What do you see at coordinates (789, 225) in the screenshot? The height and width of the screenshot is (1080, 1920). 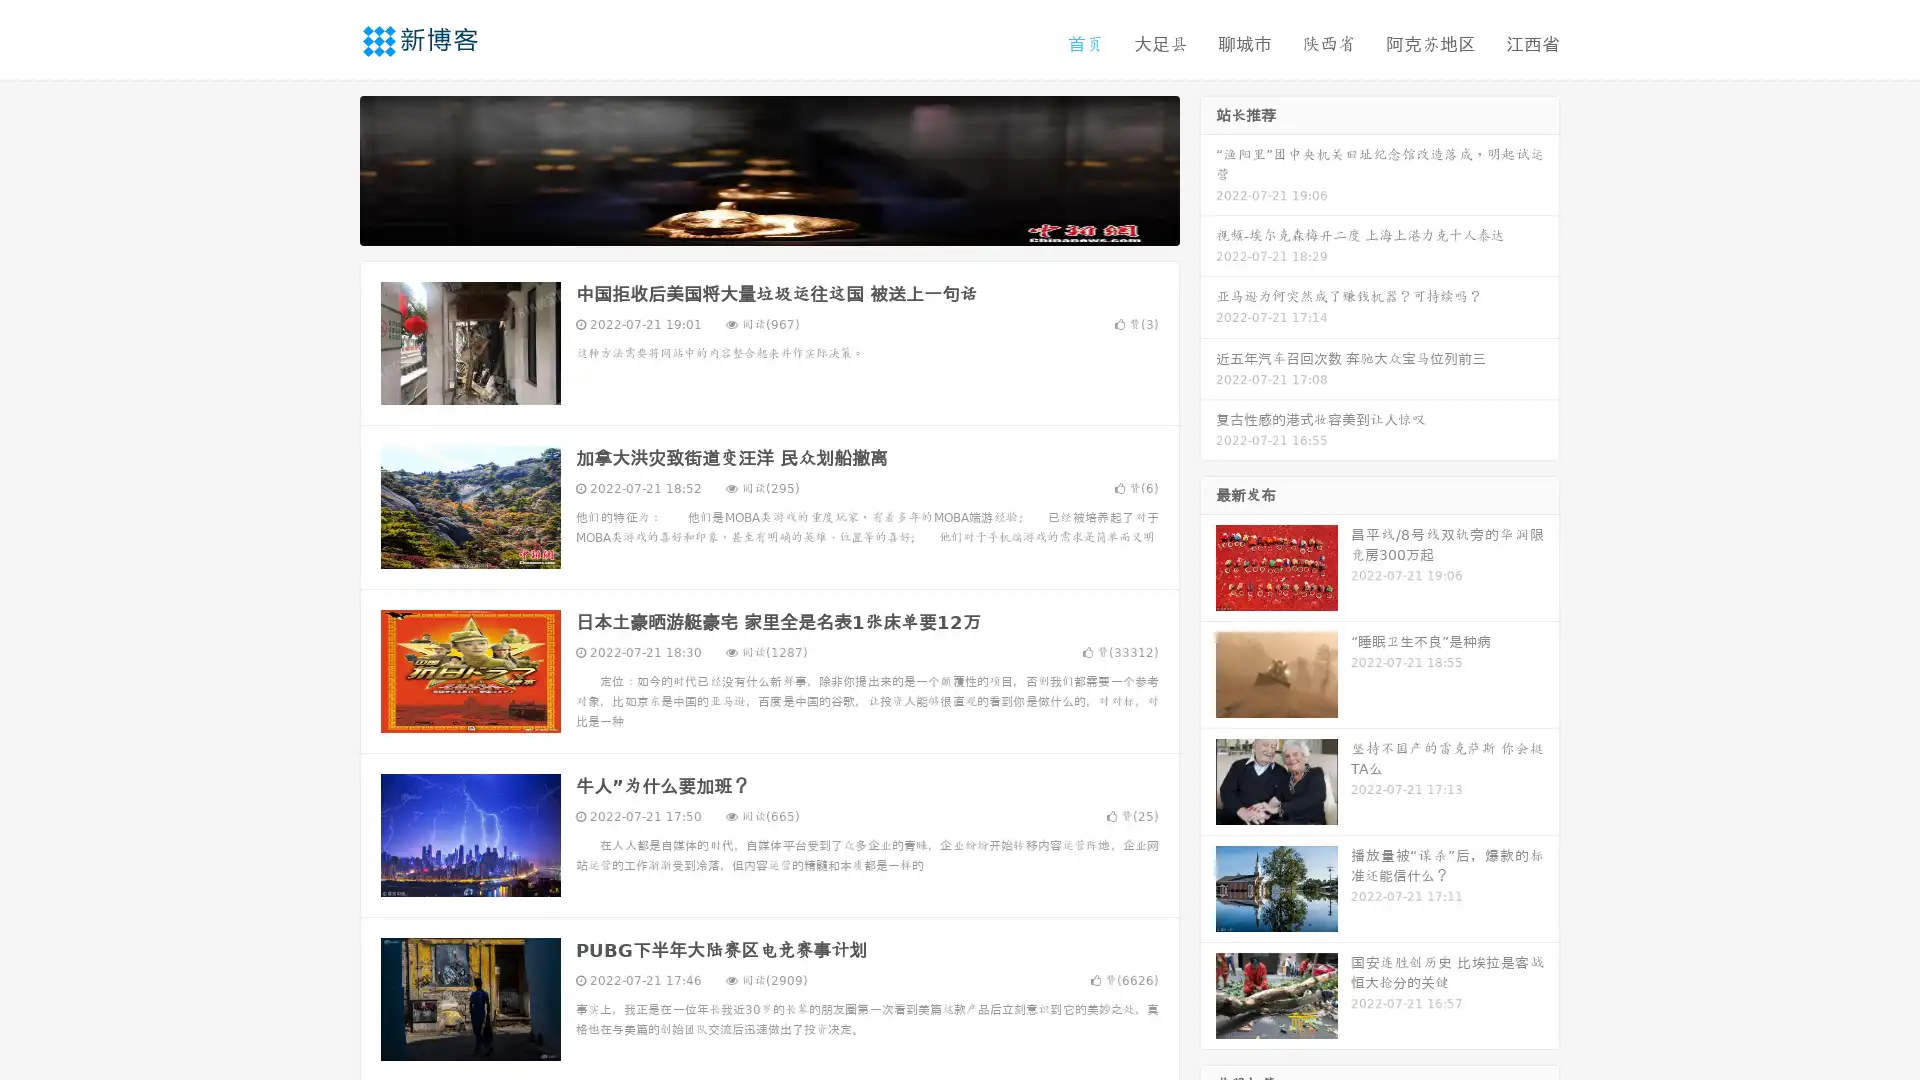 I see `Go to slide 3` at bounding box center [789, 225].